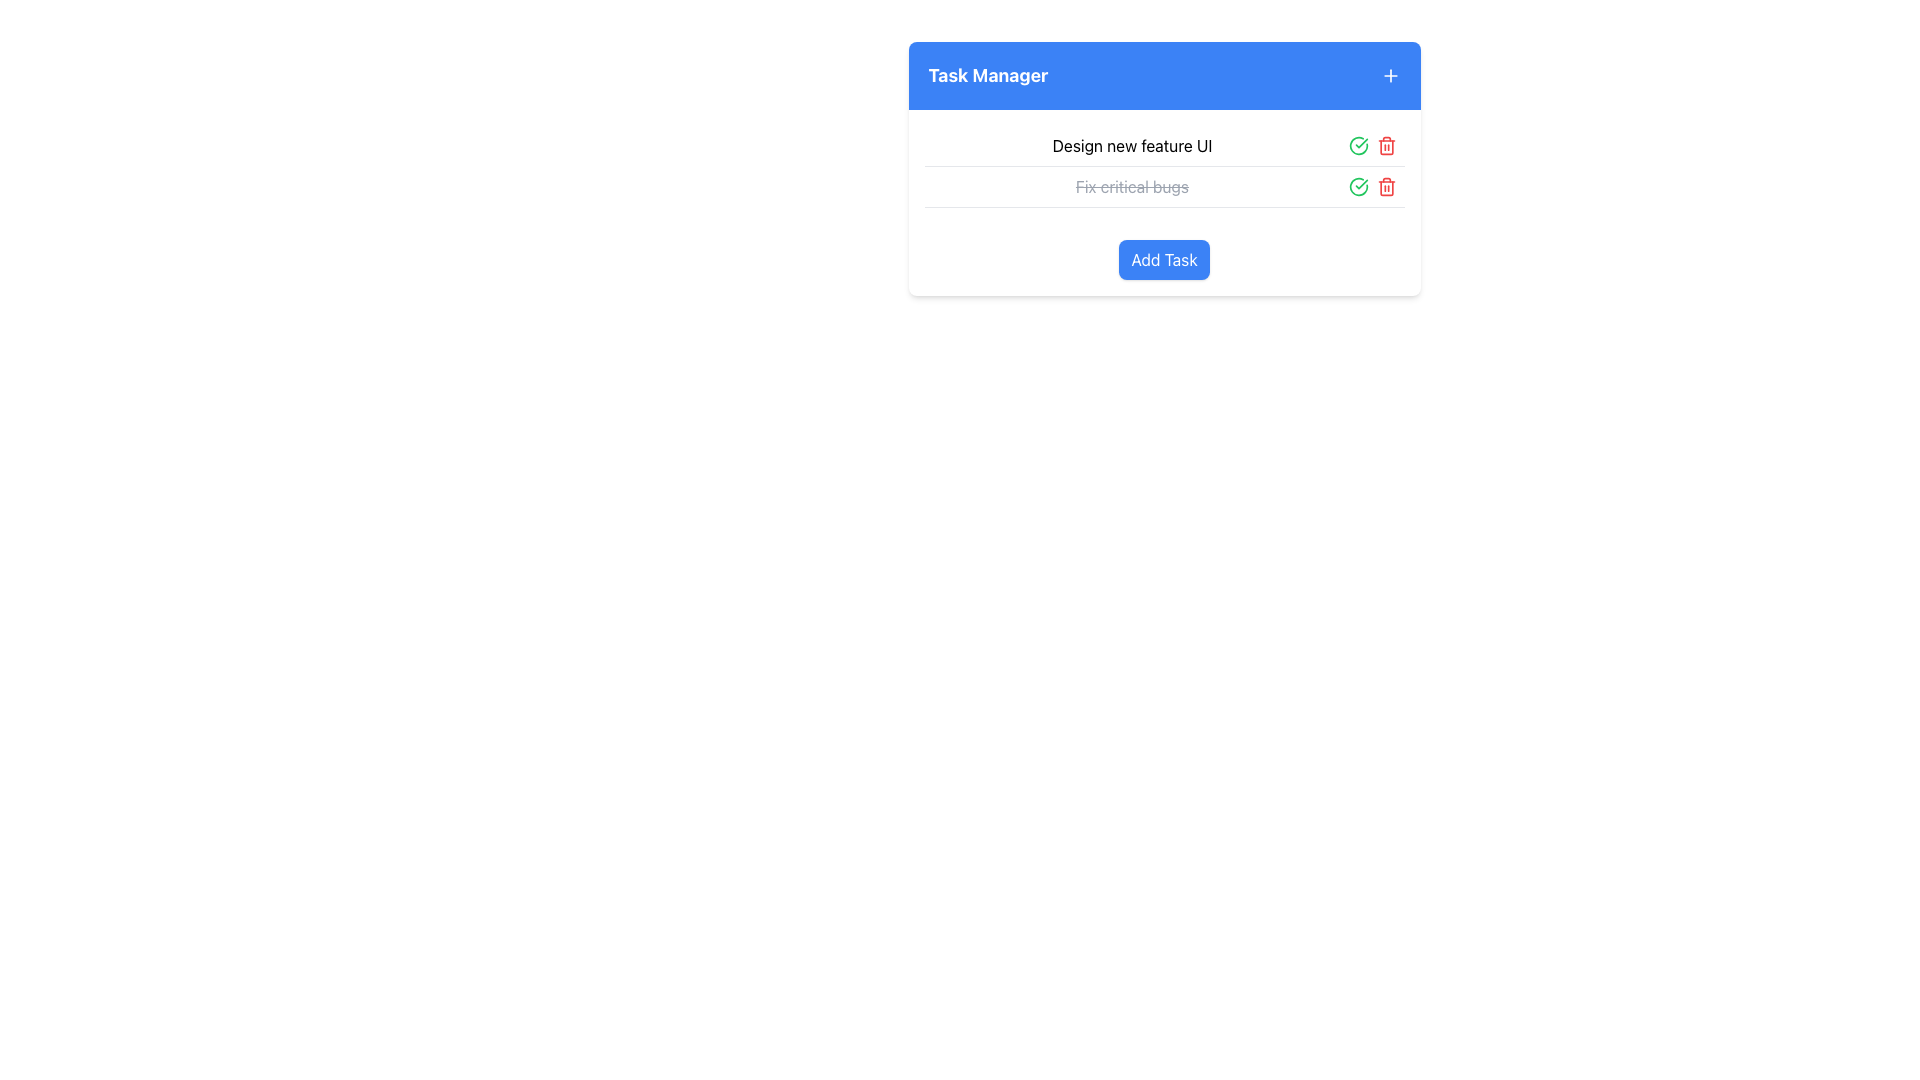  Describe the element at coordinates (1371, 145) in the screenshot. I see `the green circular icon with a checkmark in the horizontal group of icons next to the text 'Design new feature UI' to mark the task as complete` at that location.